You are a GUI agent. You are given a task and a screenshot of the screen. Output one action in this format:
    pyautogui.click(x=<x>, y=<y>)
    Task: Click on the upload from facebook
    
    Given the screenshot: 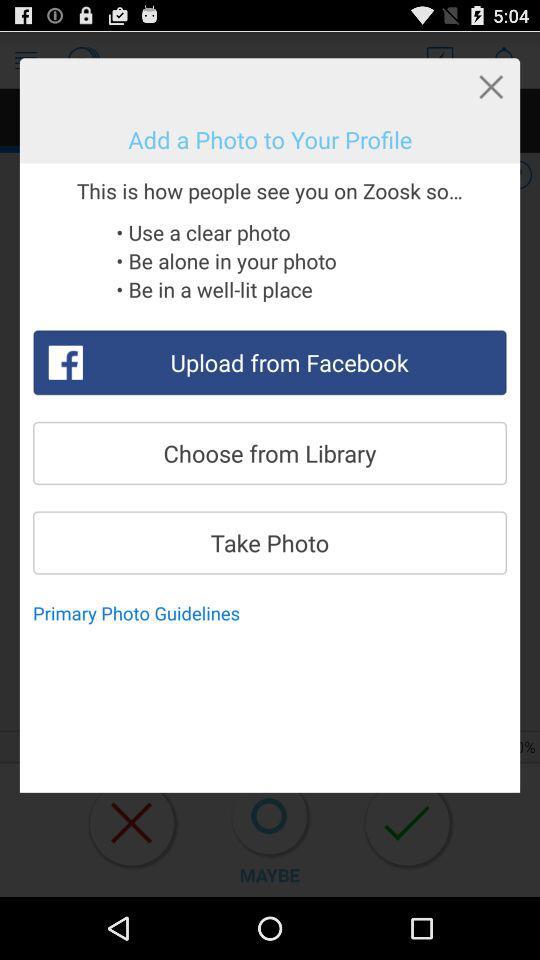 What is the action you would take?
    pyautogui.click(x=270, y=361)
    